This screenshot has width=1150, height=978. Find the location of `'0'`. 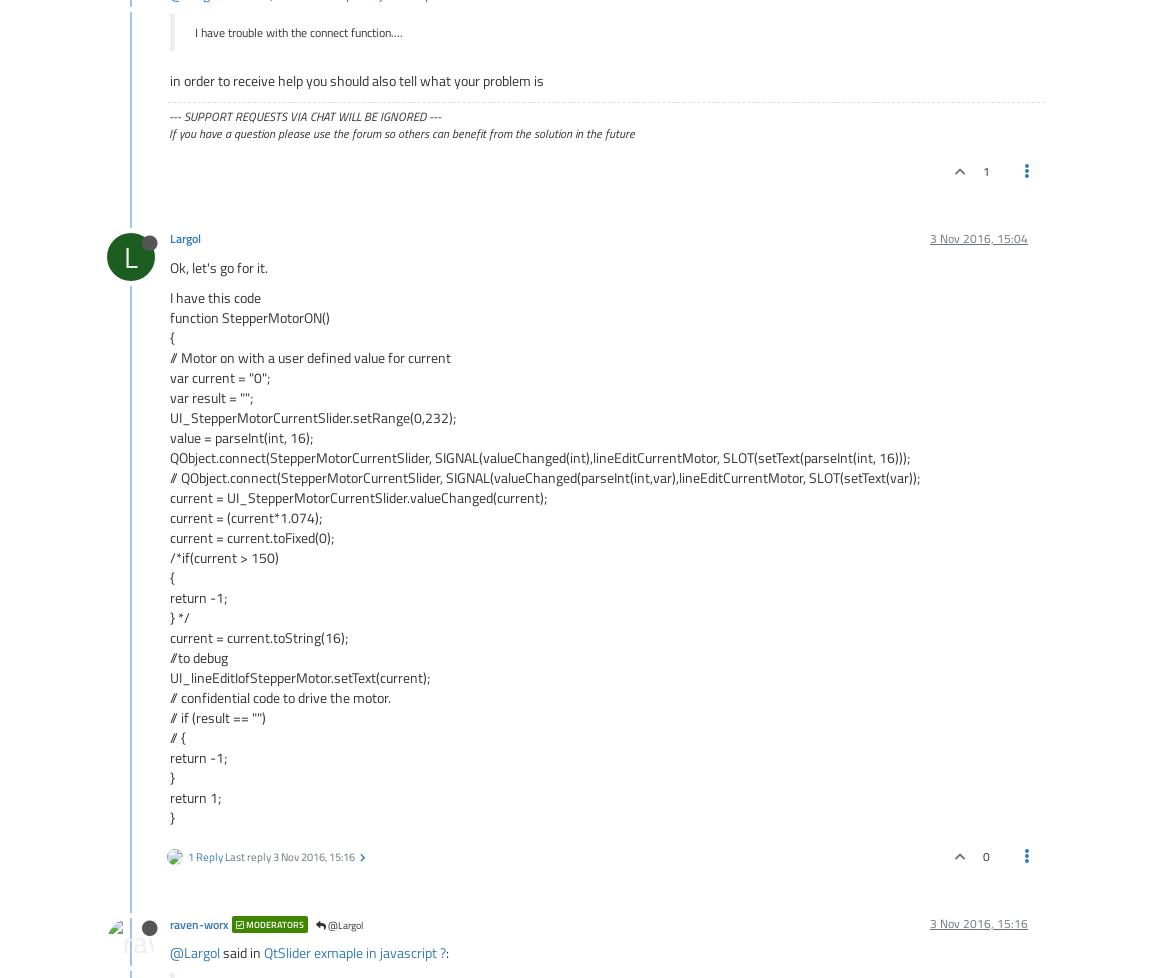

'0' is located at coordinates (985, 855).